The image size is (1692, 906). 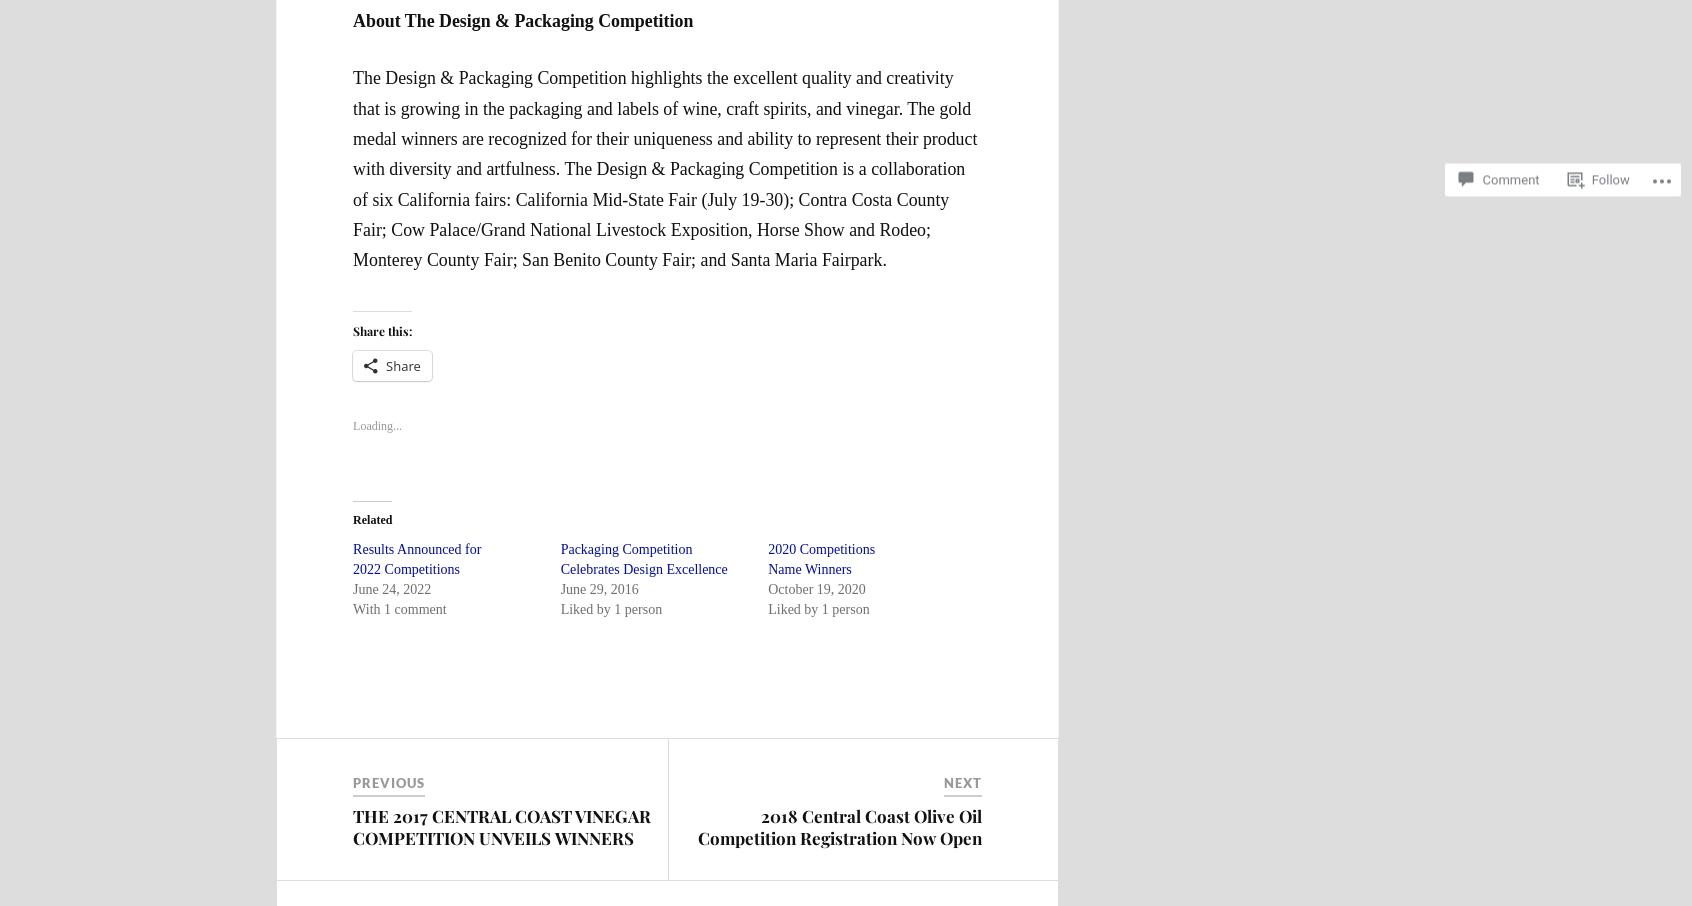 What do you see at coordinates (1510, 160) in the screenshot?
I see `'Comment'` at bounding box center [1510, 160].